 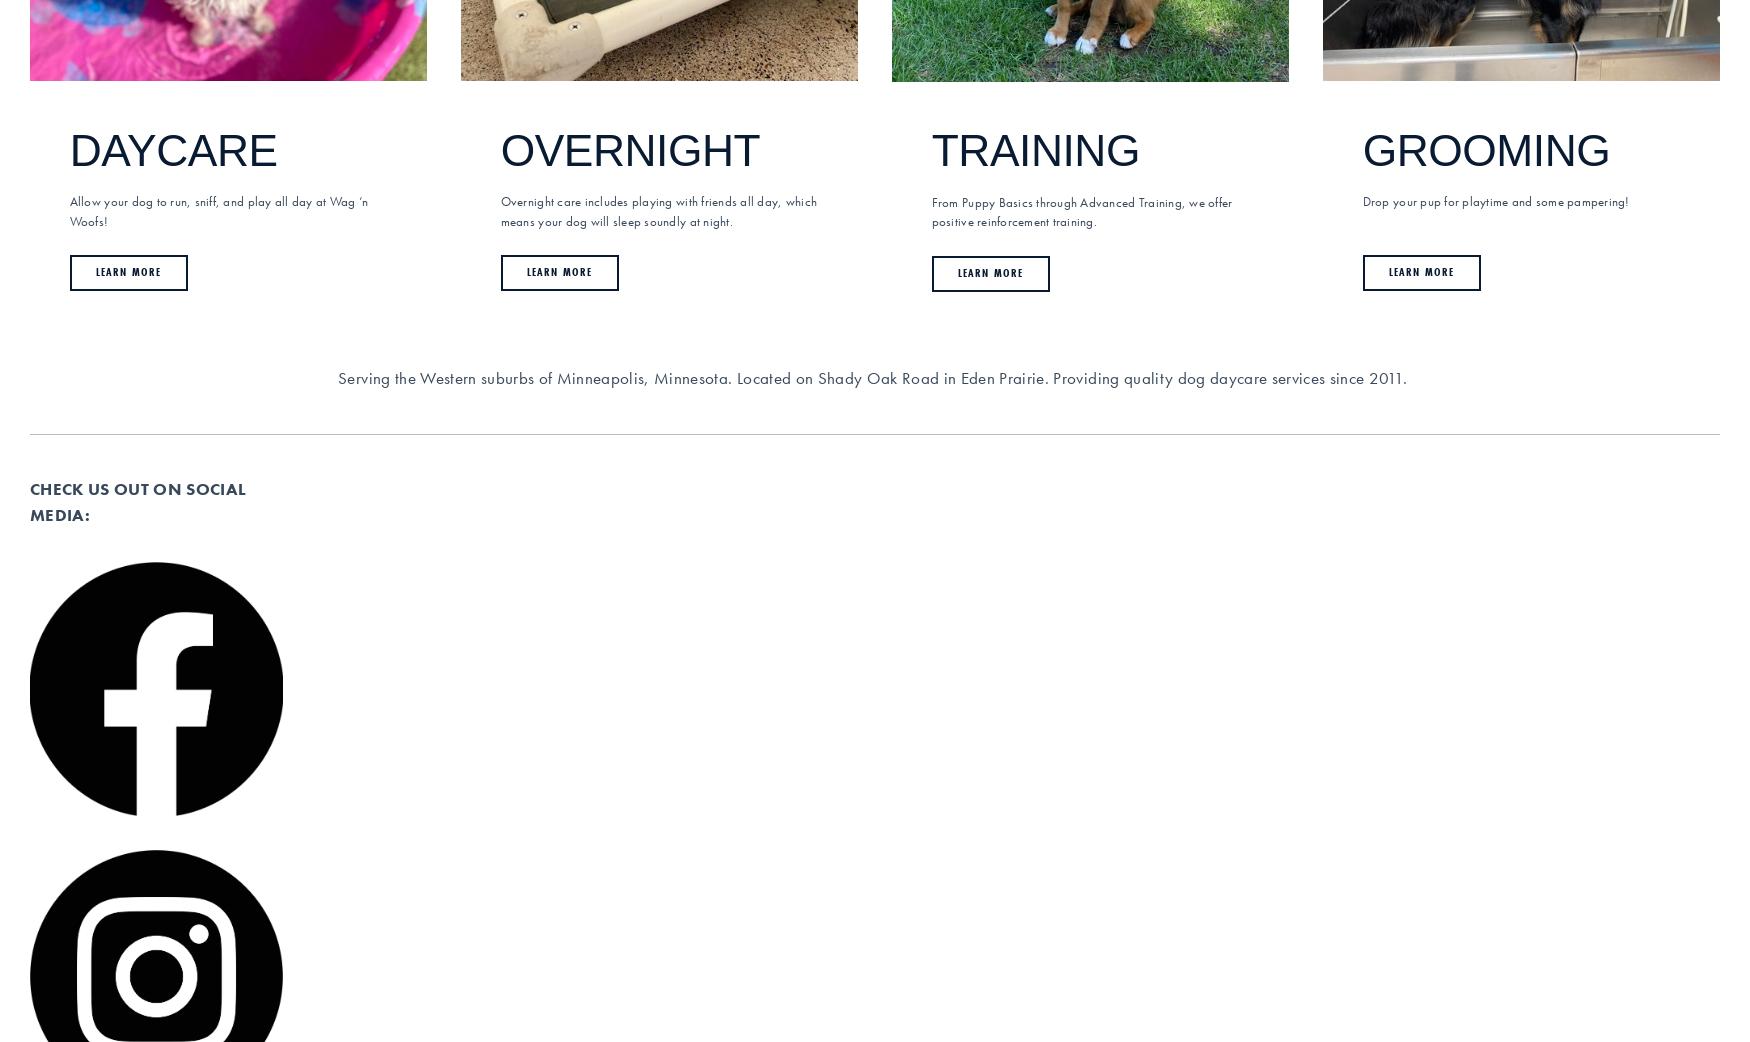 What do you see at coordinates (634, 149) in the screenshot?
I see `'OVERNIGHT'` at bounding box center [634, 149].